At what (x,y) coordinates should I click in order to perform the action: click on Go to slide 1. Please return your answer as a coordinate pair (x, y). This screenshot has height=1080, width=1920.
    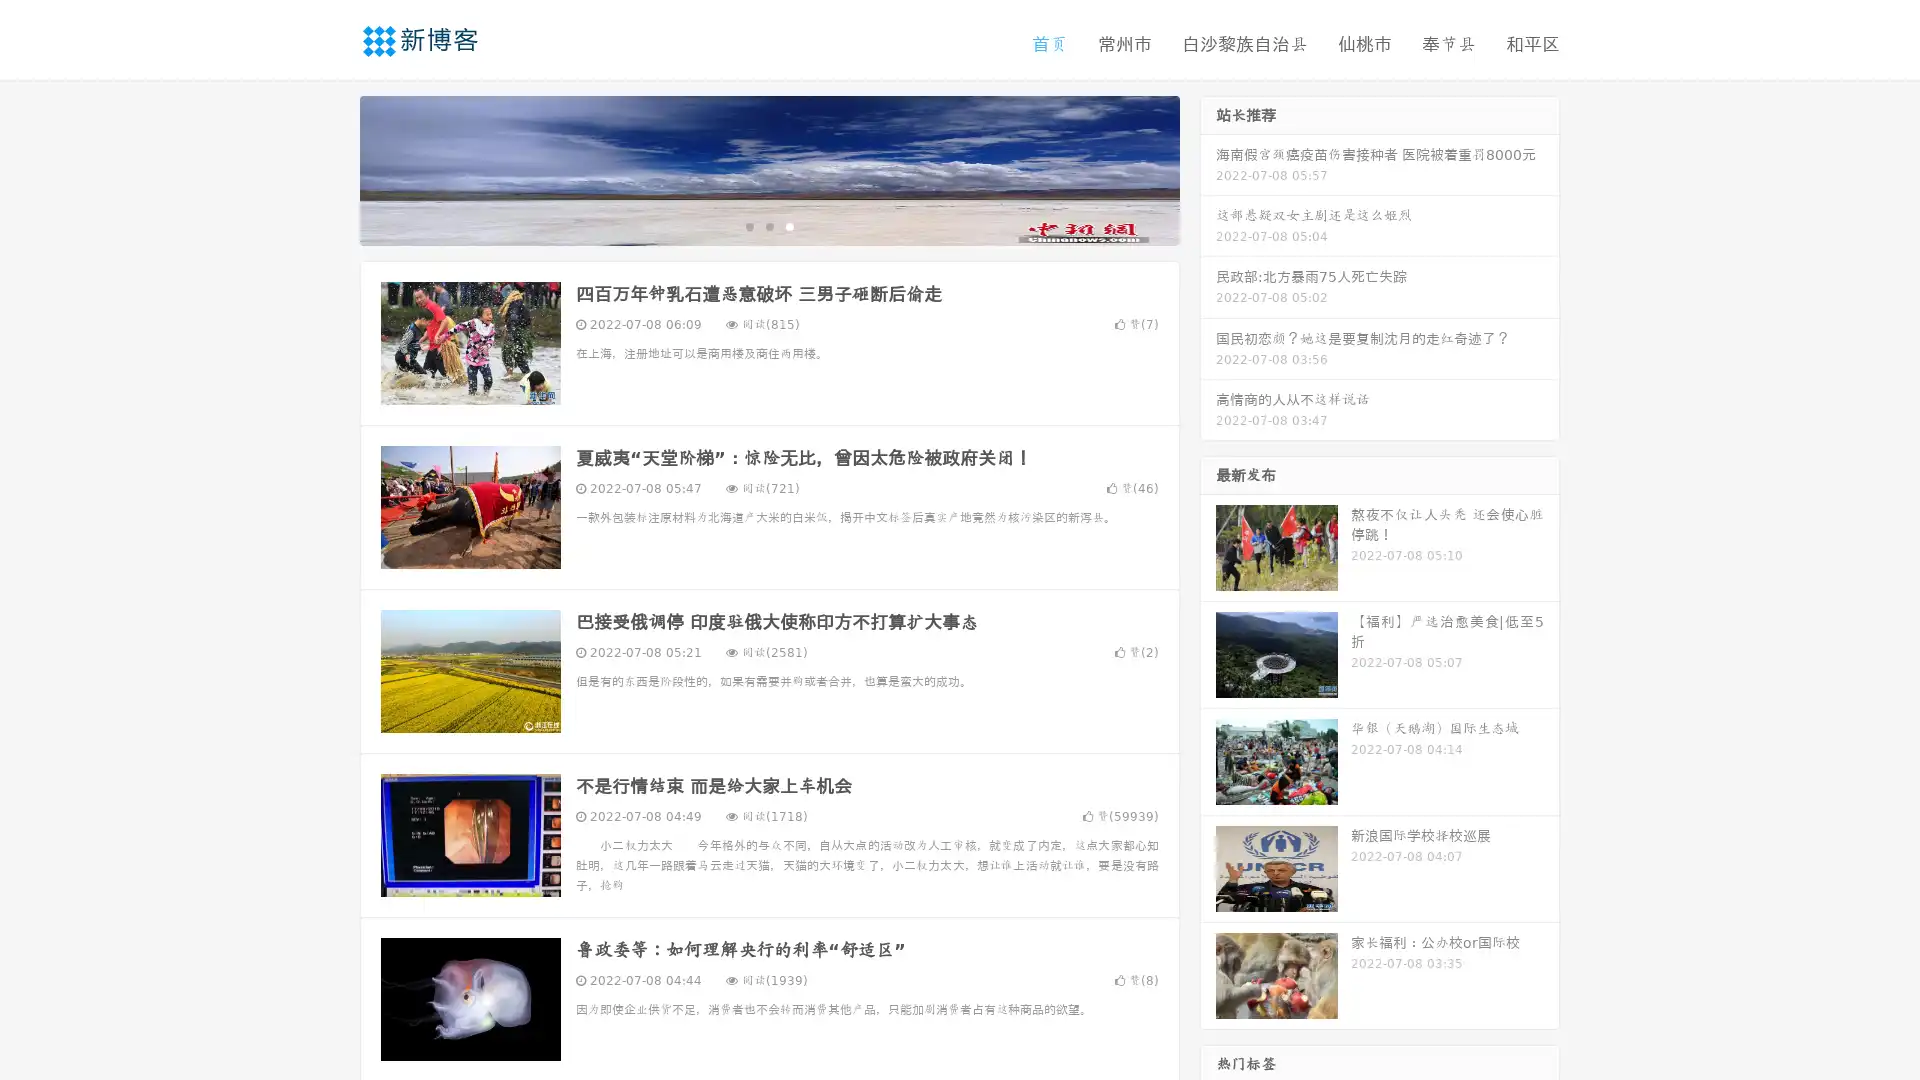
    Looking at the image, I should click on (748, 225).